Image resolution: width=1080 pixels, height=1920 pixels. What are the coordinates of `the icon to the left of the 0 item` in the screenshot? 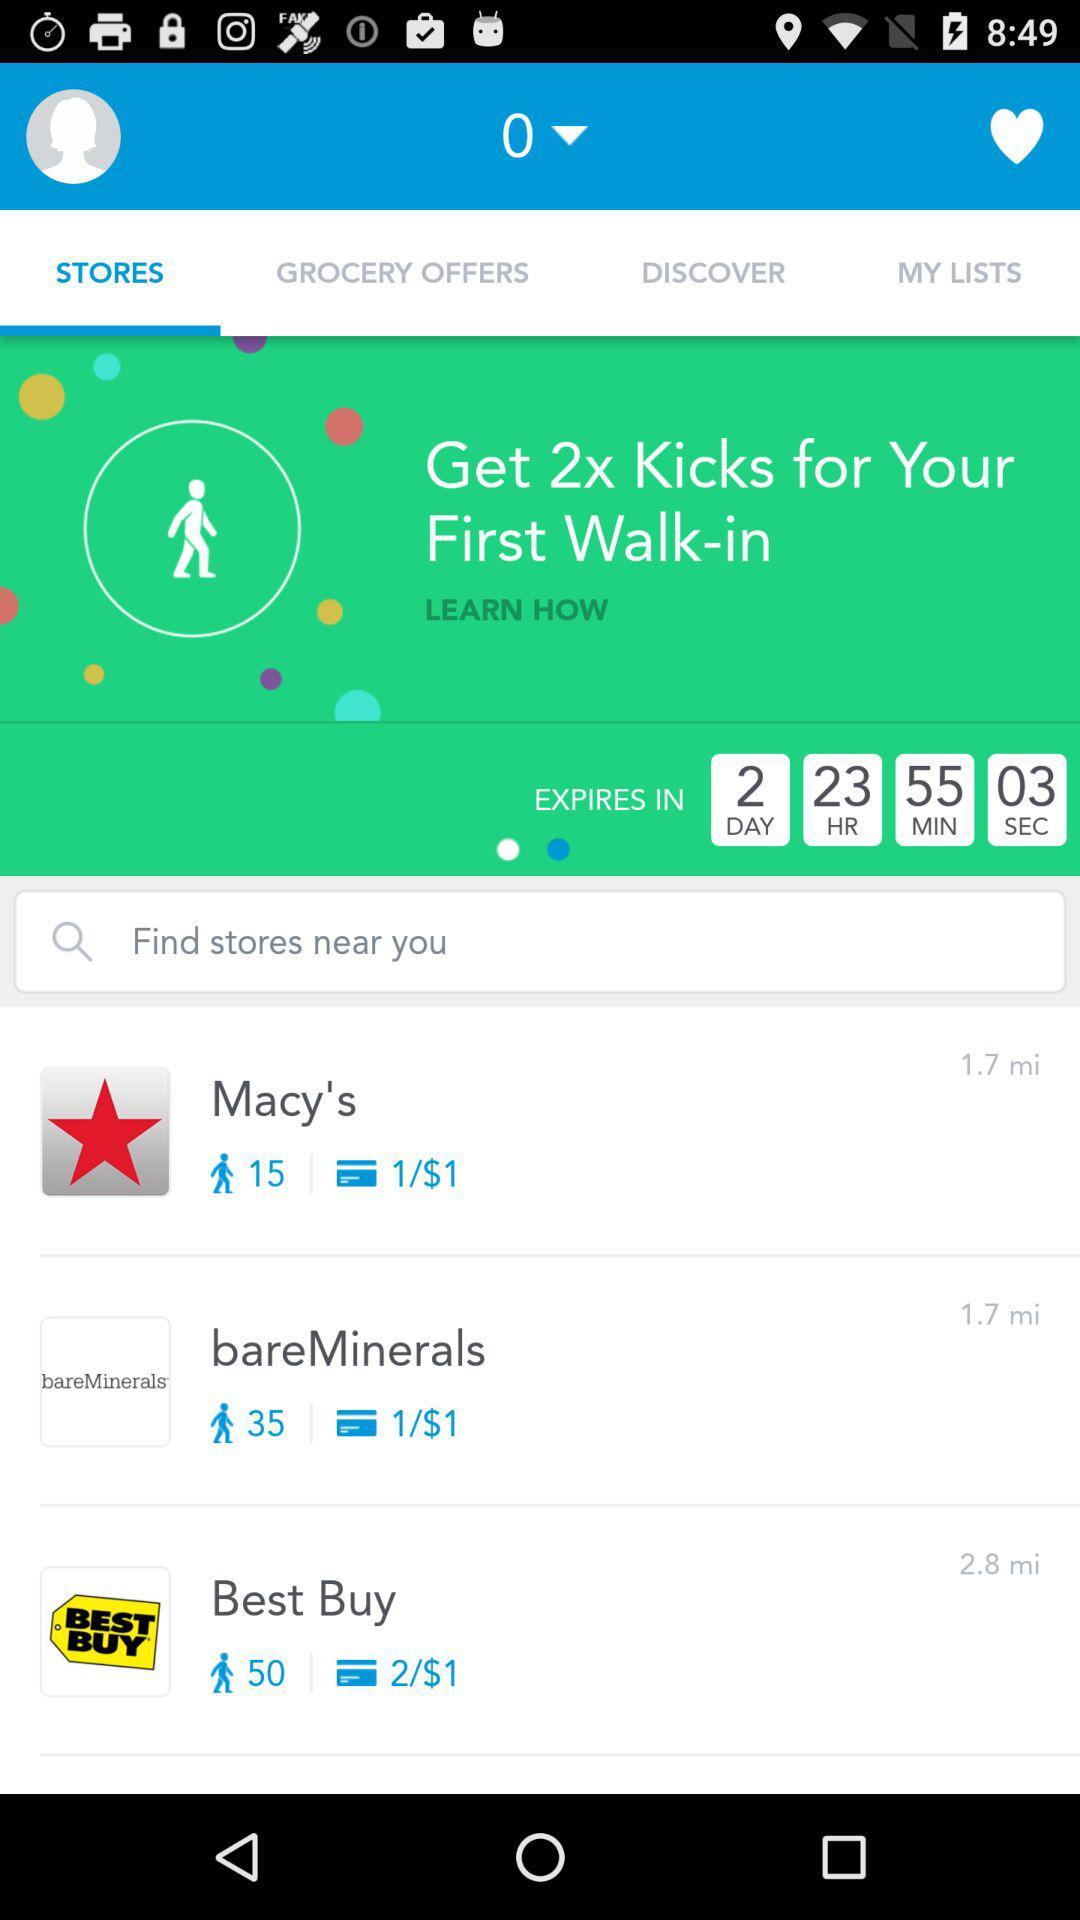 It's located at (72, 135).